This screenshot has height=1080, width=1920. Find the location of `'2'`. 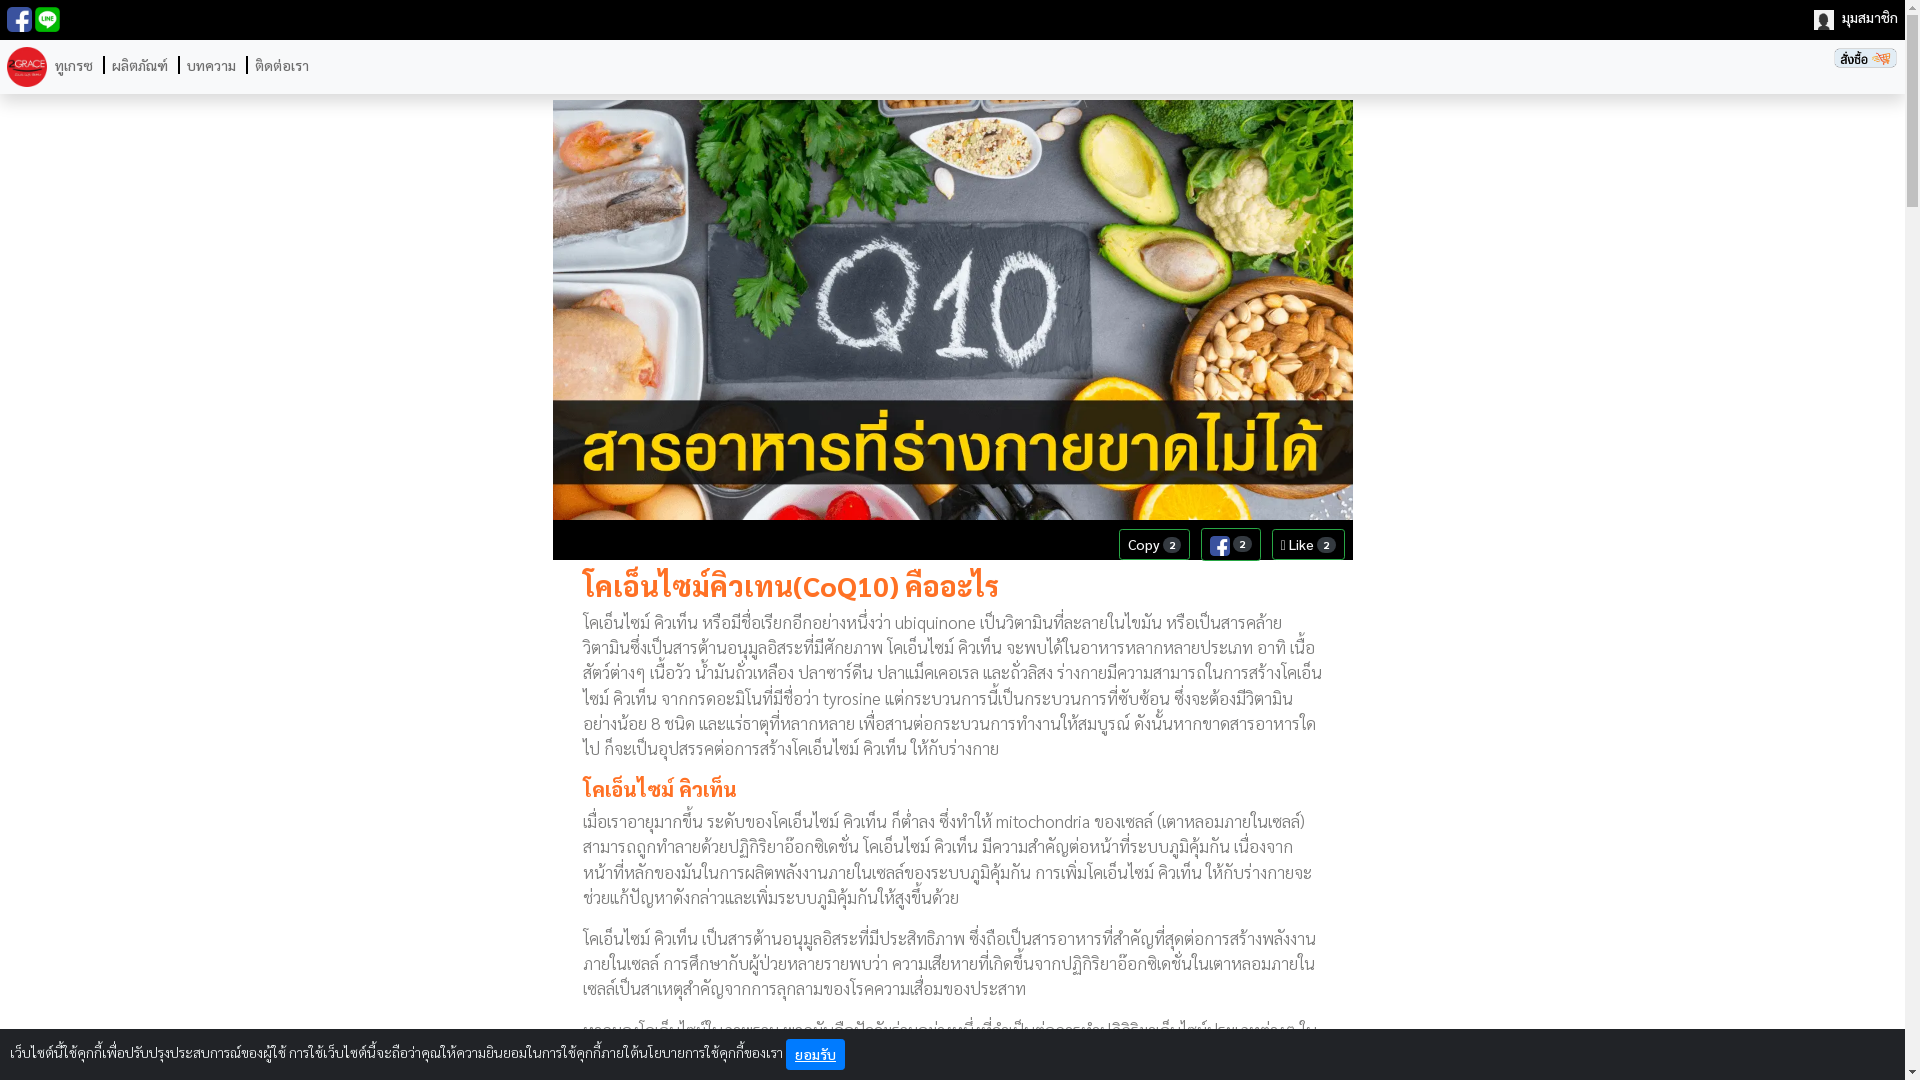

'2' is located at coordinates (1200, 544).